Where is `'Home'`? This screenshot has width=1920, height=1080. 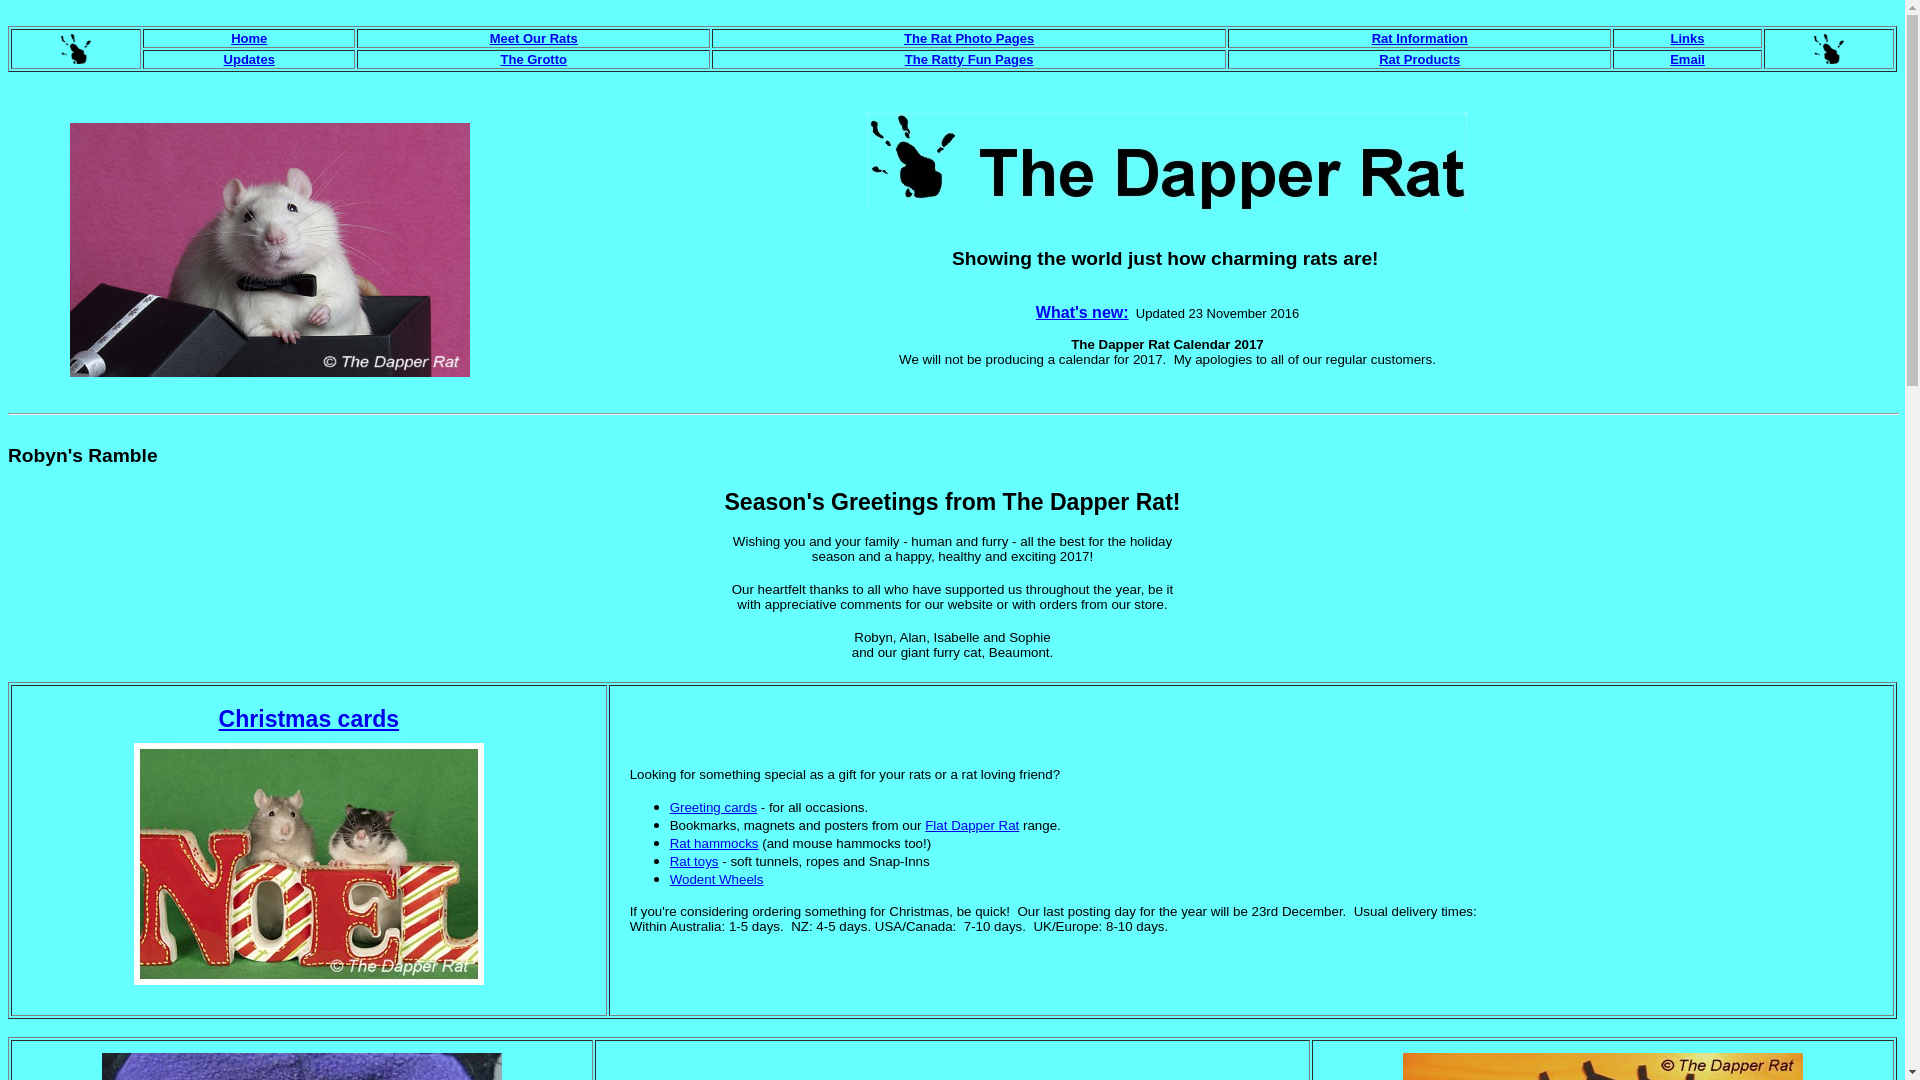 'Home' is located at coordinates (230, 38).